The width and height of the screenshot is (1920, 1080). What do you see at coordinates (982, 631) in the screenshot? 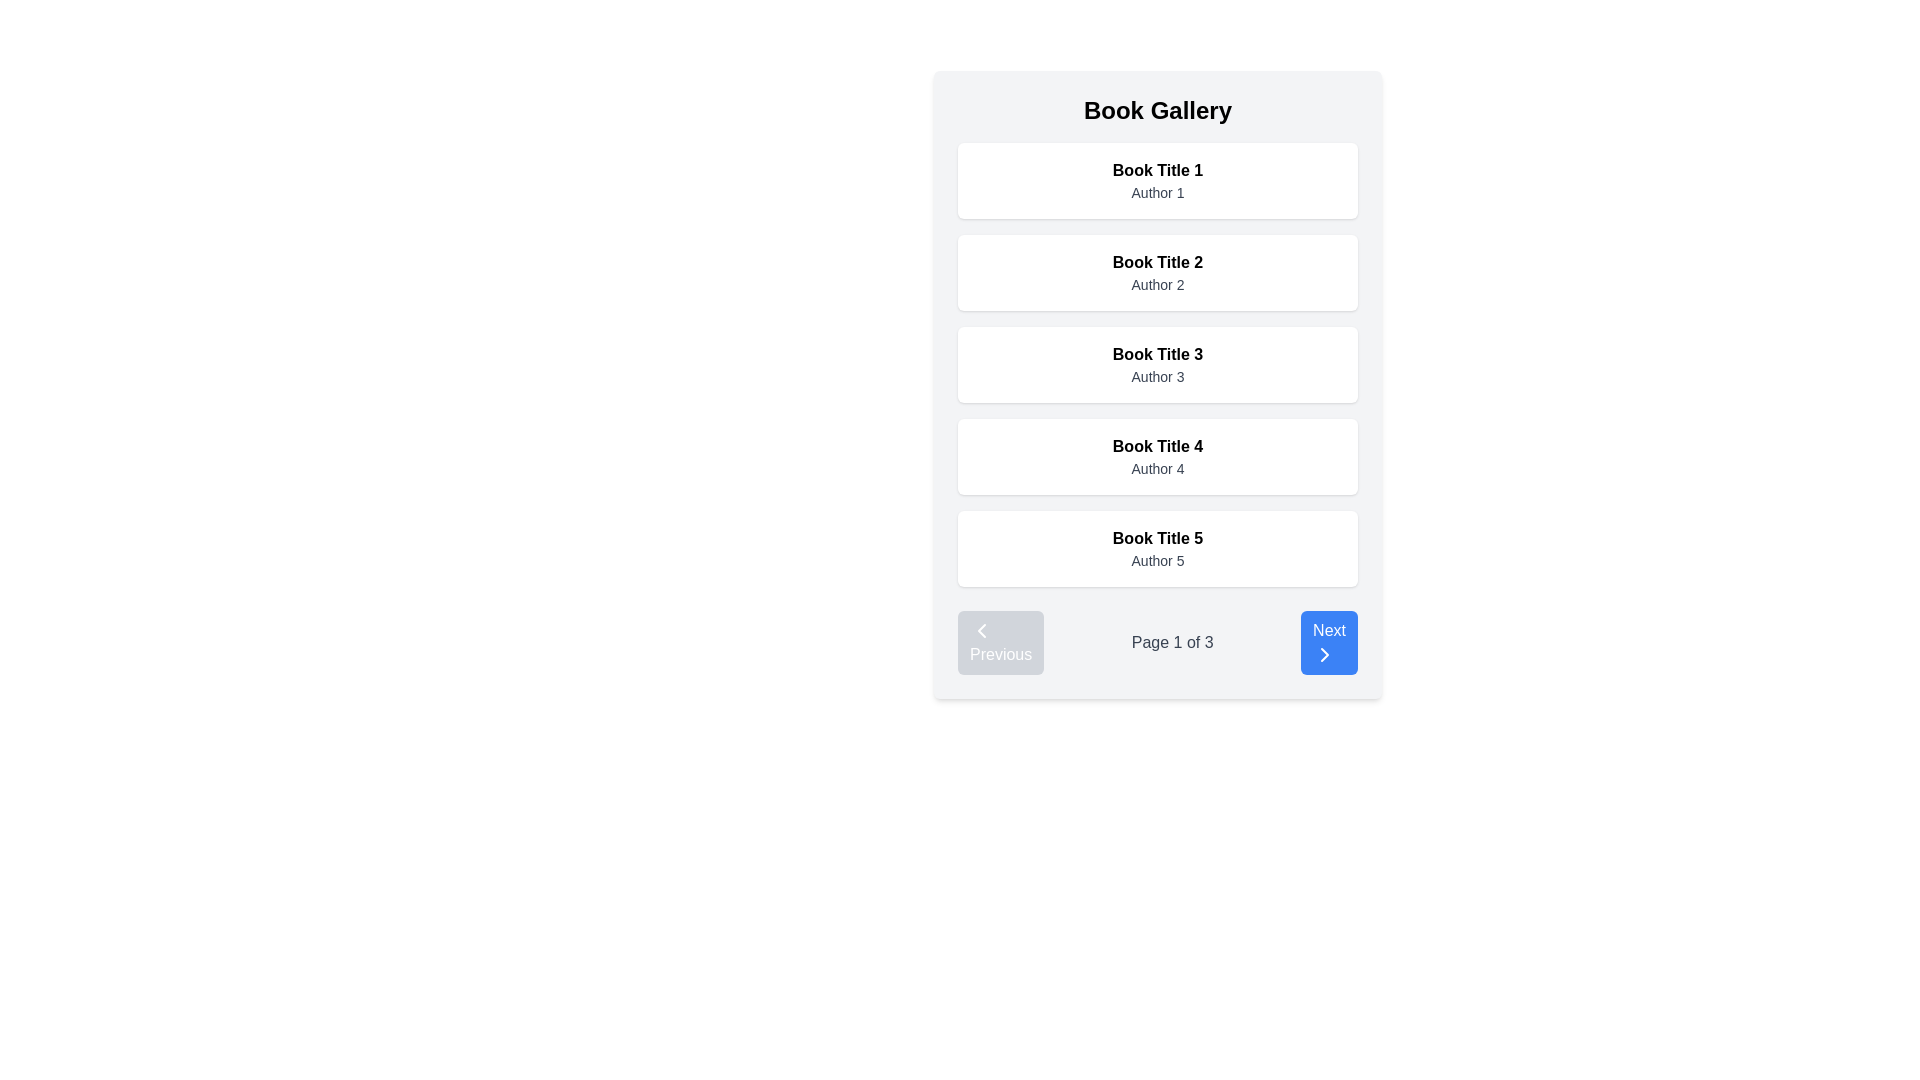
I see `the visualization of the left-facing chevron icon, which indicates a navigation or back action, located at the left edge of the 'Previous' button in the navigation bar at the bottom of the interface` at bounding box center [982, 631].